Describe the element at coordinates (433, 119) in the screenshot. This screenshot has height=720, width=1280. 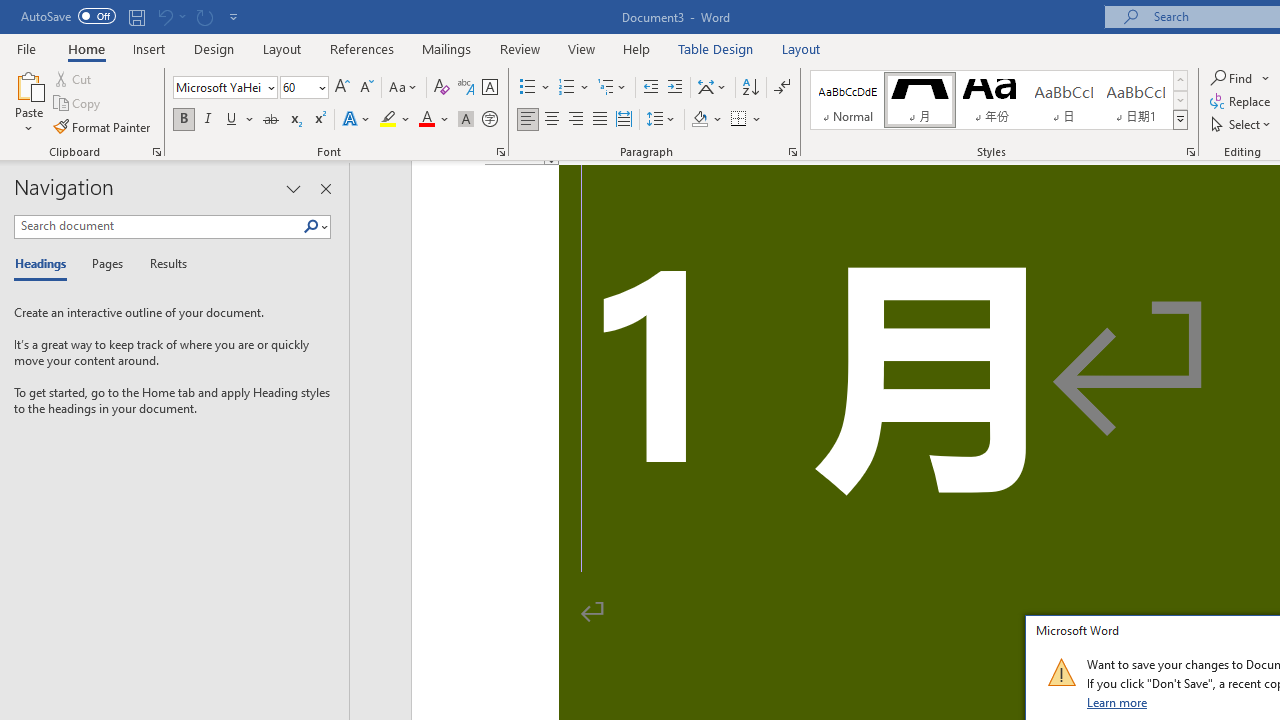
I see `'Font Color'` at that location.